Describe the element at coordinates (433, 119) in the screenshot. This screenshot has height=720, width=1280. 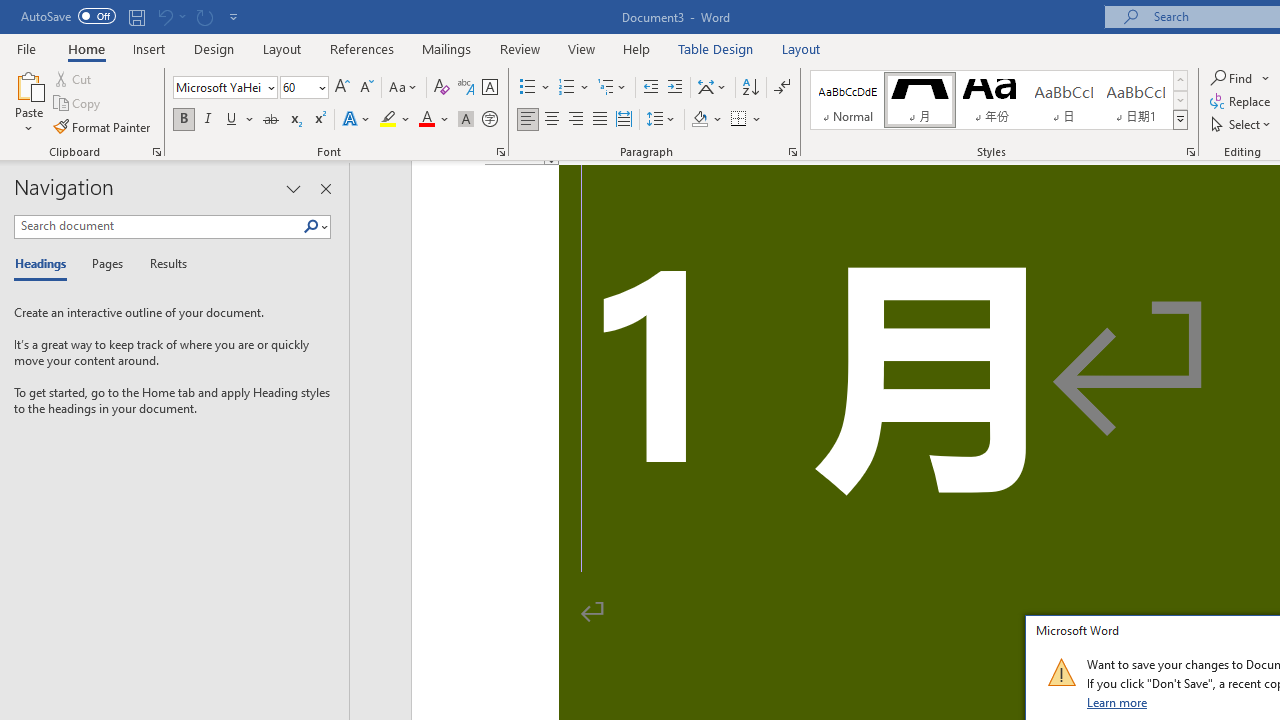
I see `'Font Color'` at that location.